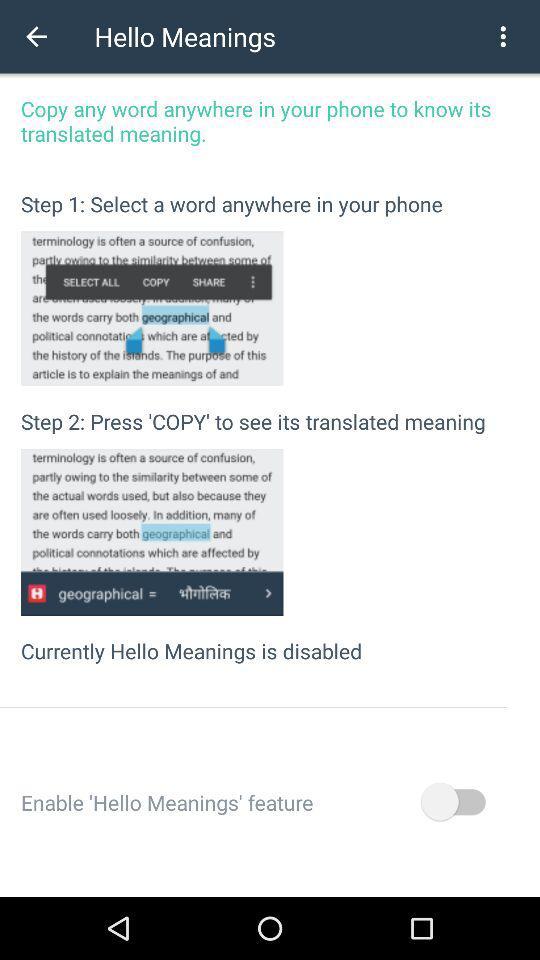  What do you see at coordinates (502, 35) in the screenshot?
I see `more options` at bounding box center [502, 35].